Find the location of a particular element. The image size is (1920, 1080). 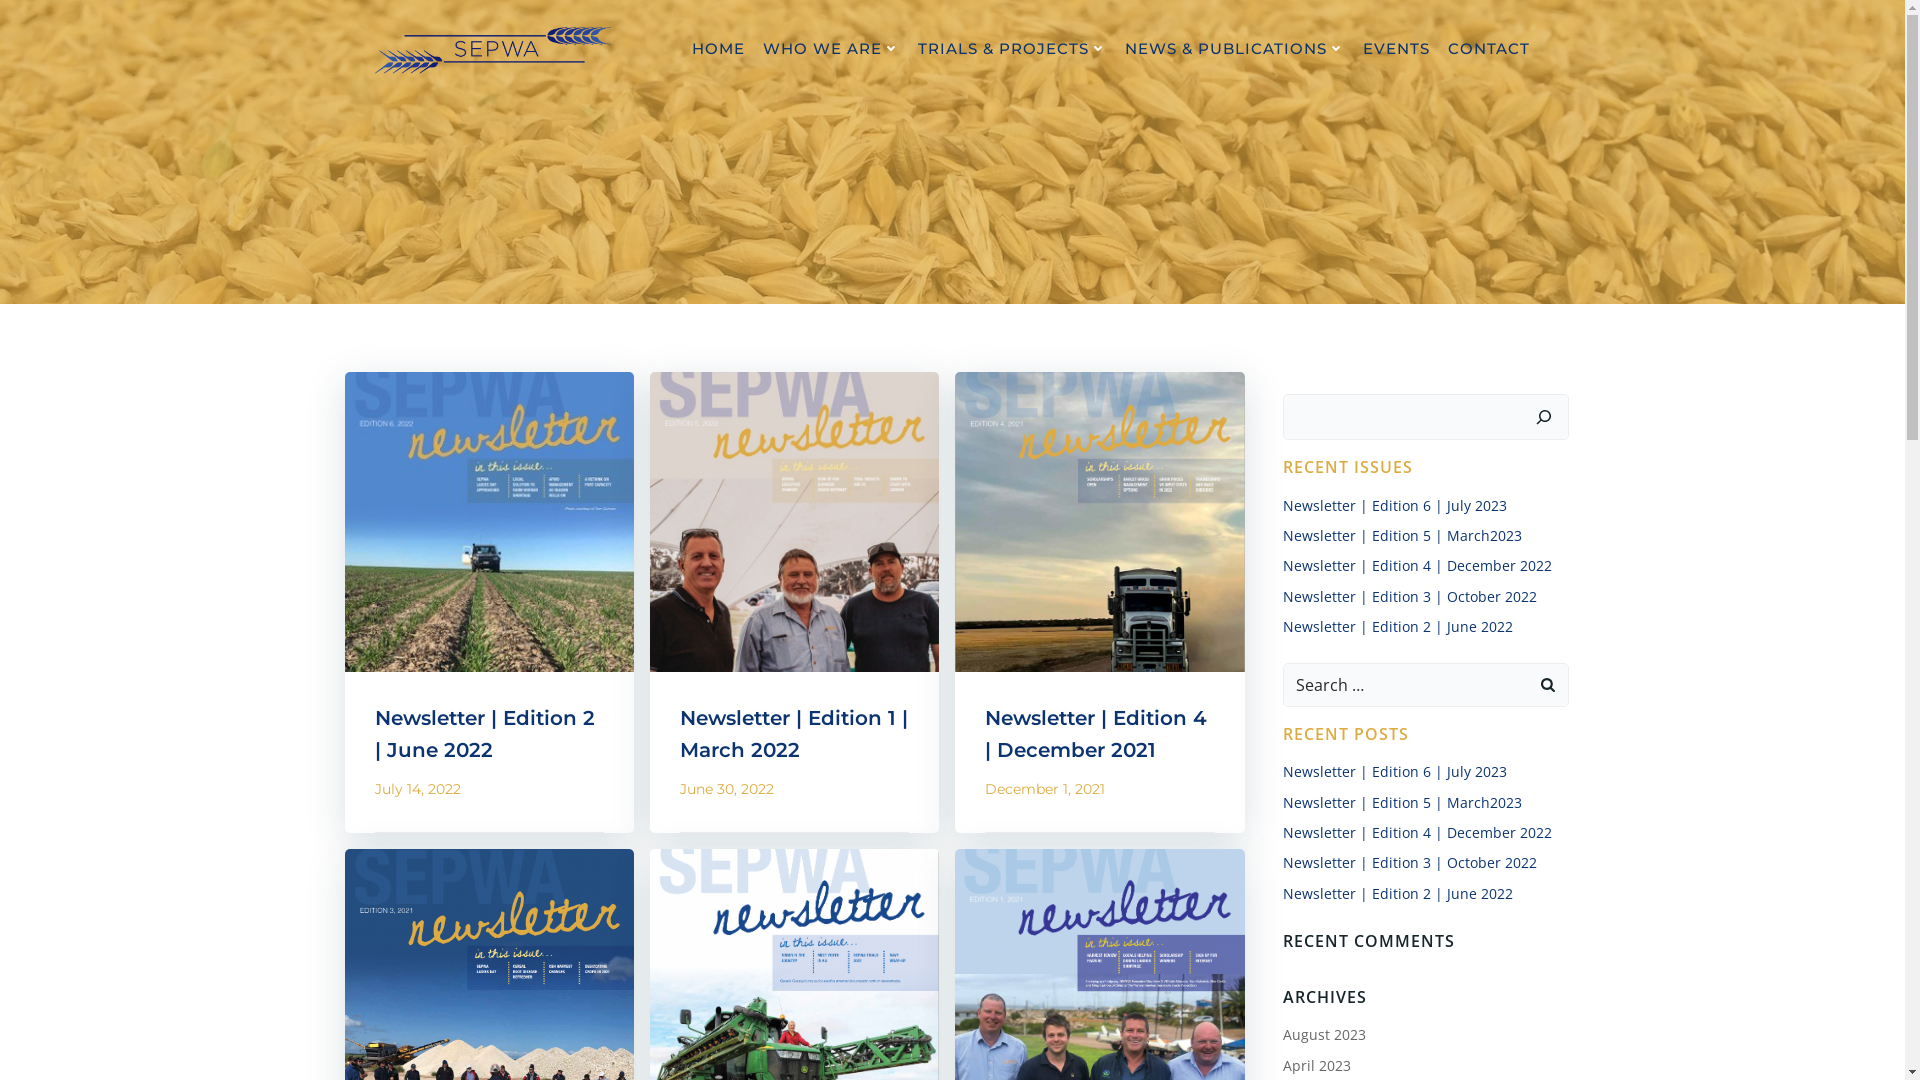

'Newsletter | Edition 1 | March 2022' is located at coordinates (793, 519).